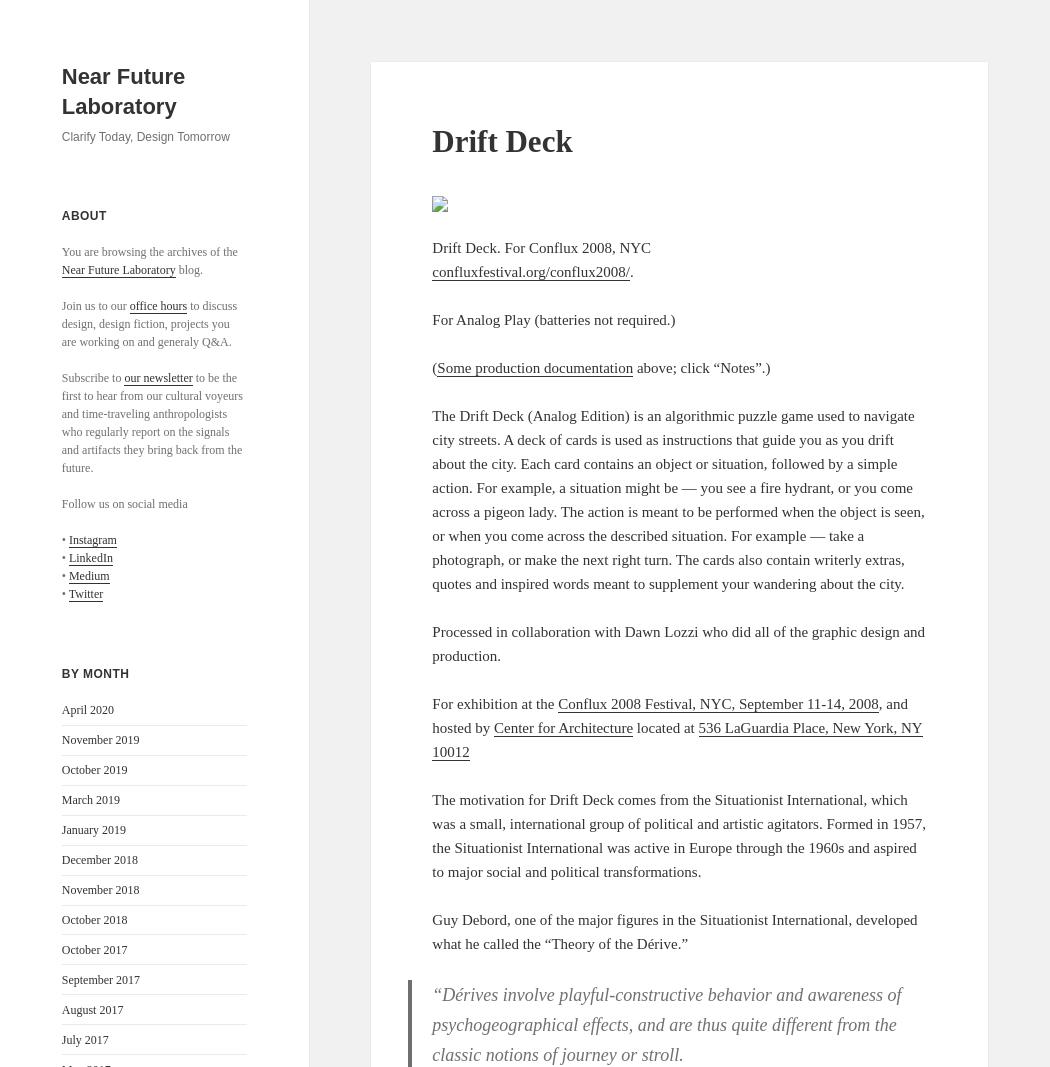  Describe the element at coordinates (100, 978) in the screenshot. I see `'September 2017'` at that location.